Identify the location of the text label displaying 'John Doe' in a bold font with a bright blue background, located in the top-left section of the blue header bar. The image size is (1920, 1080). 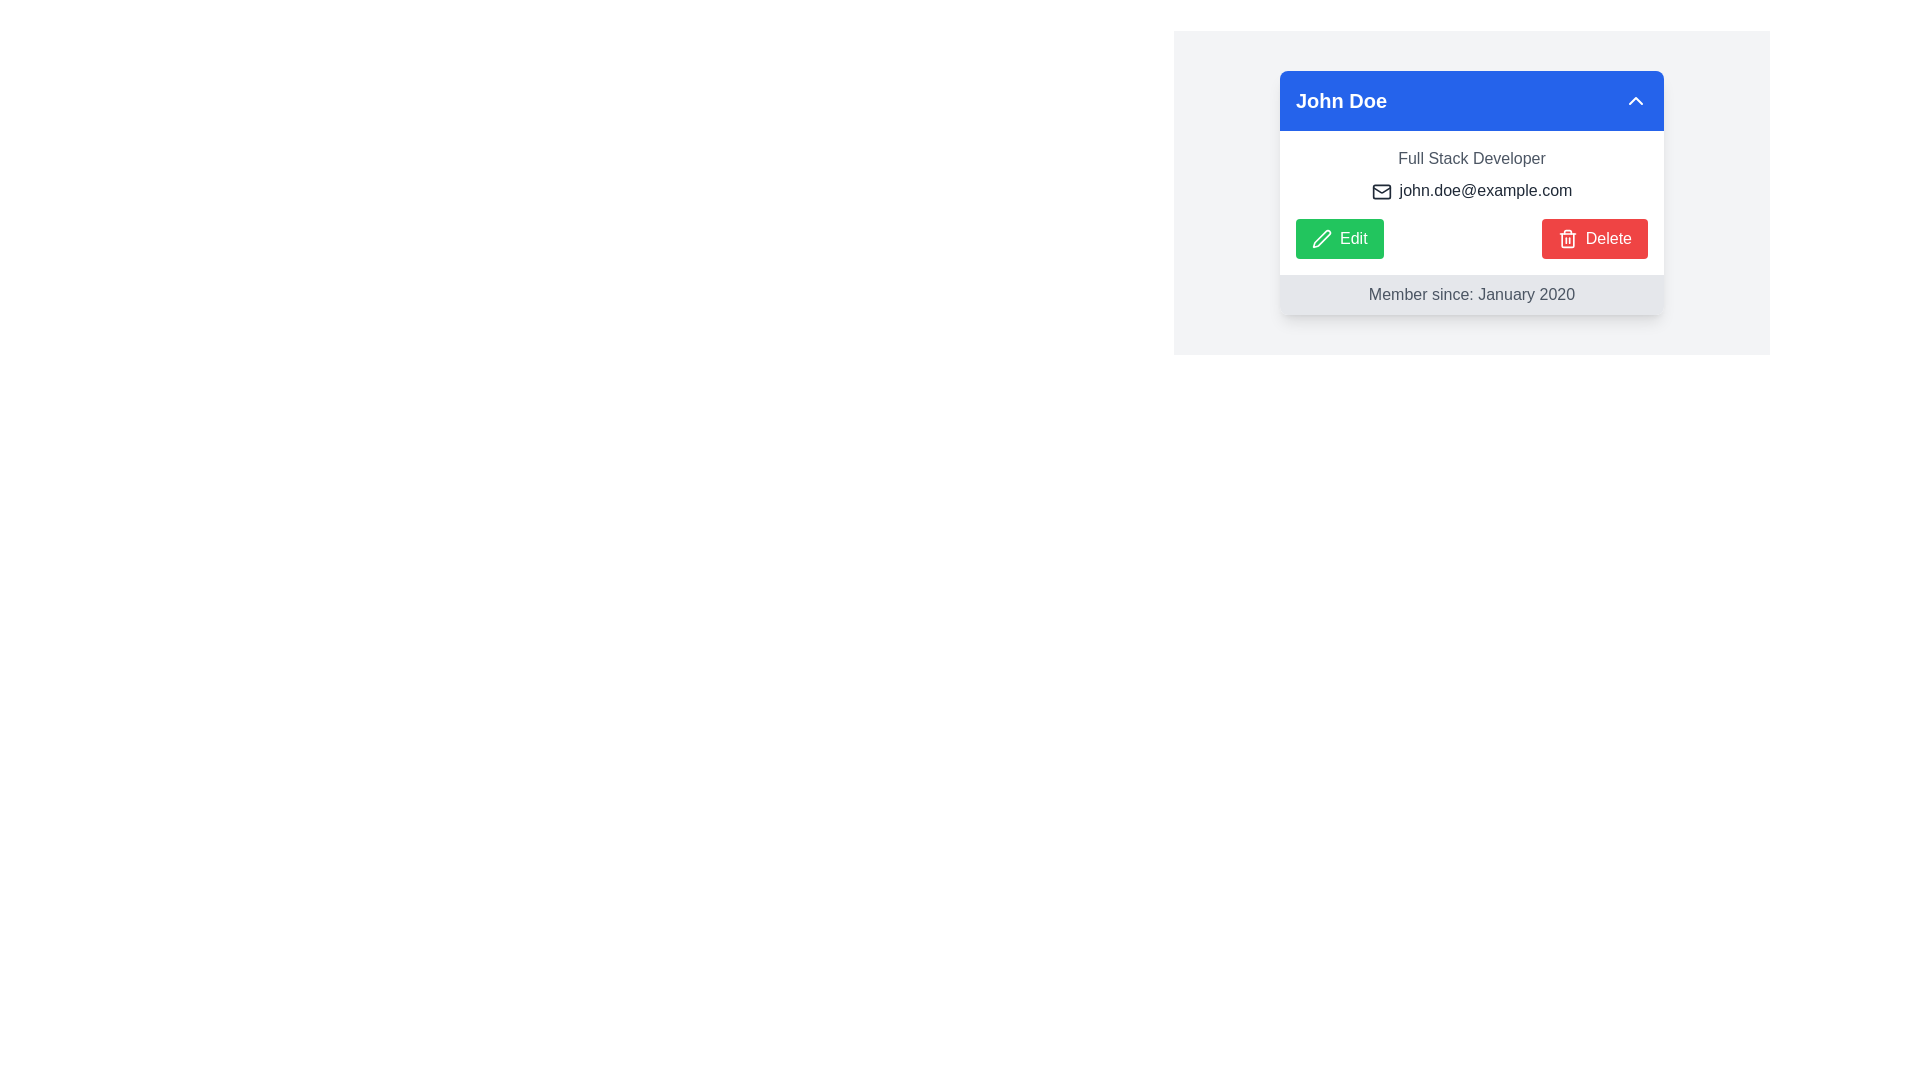
(1341, 100).